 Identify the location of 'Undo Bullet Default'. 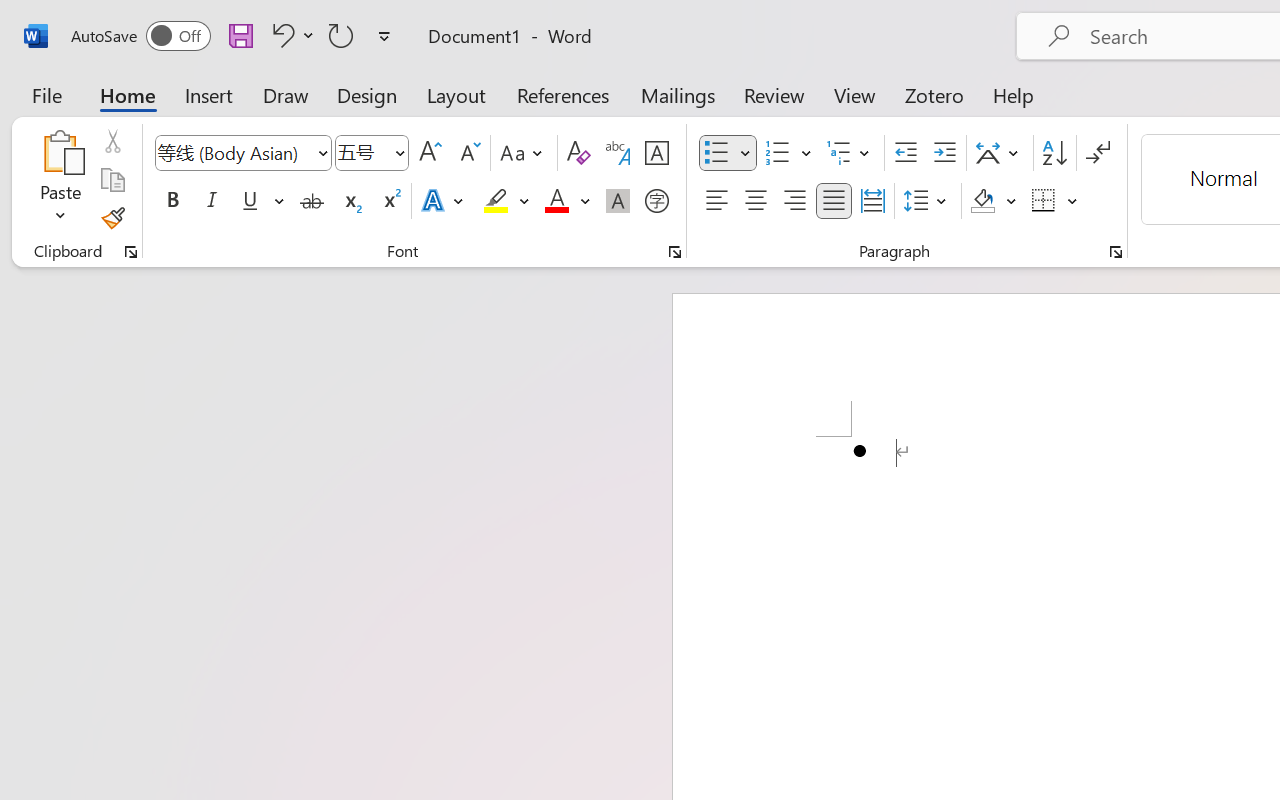
(289, 34).